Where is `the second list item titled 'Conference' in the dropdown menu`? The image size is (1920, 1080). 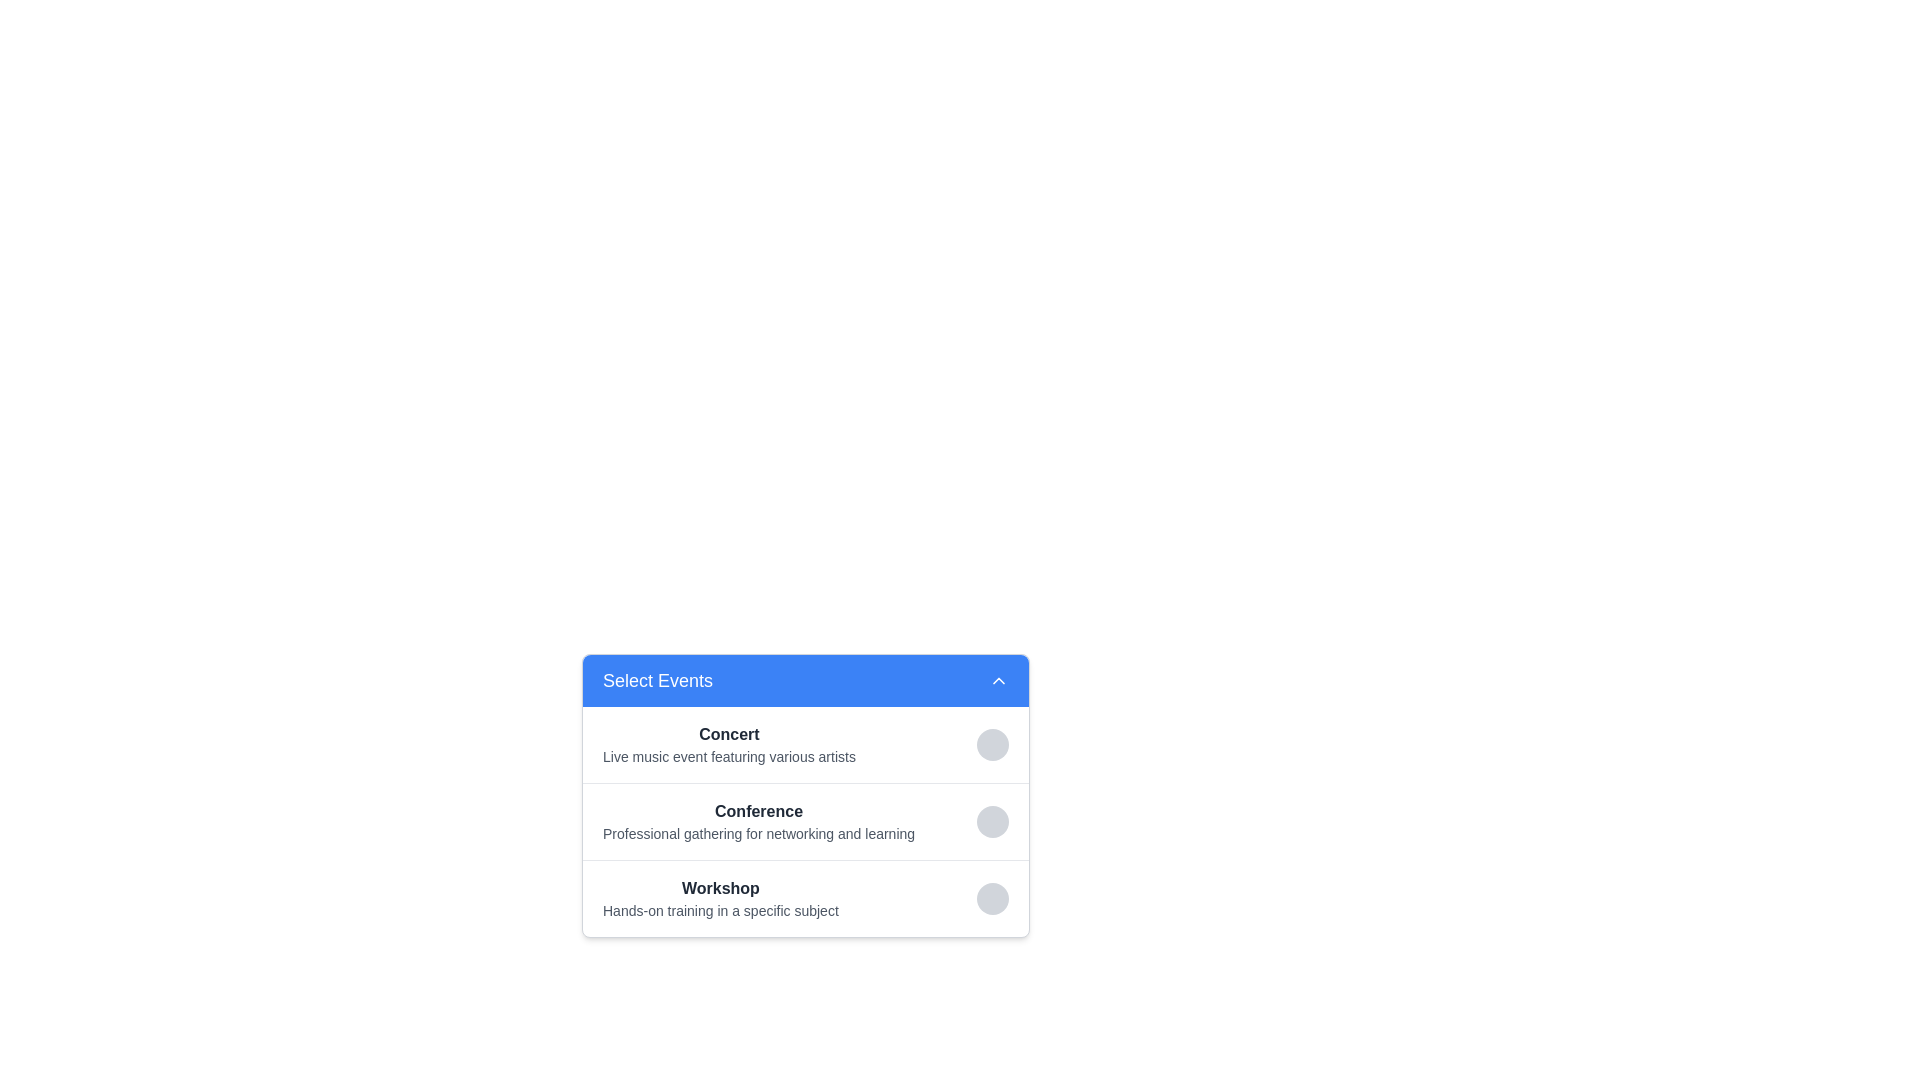 the second list item titled 'Conference' in the dropdown menu is located at coordinates (806, 794).